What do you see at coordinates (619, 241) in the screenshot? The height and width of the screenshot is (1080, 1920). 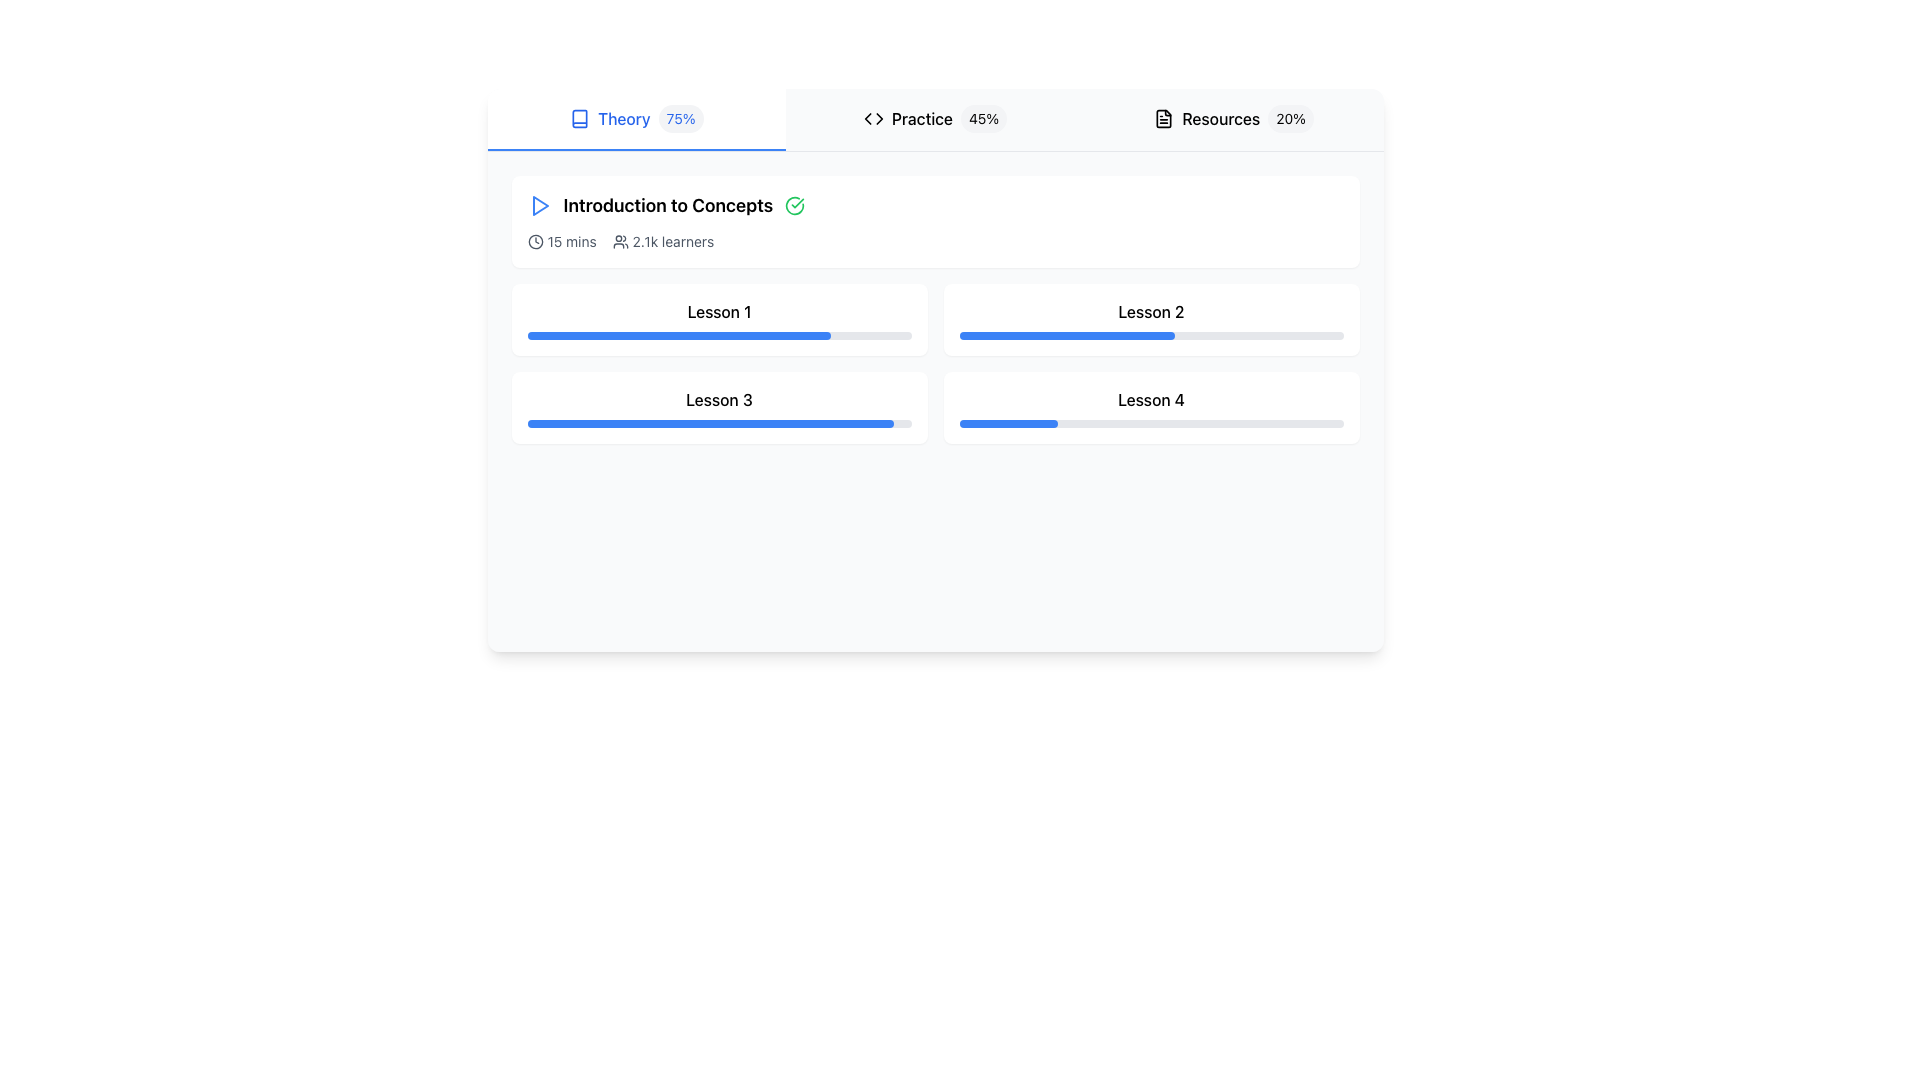 I see `the Users icon located in the header row beside the text '2.1k learners', which visually represents multiple learners` at bounding box center [619, 241].